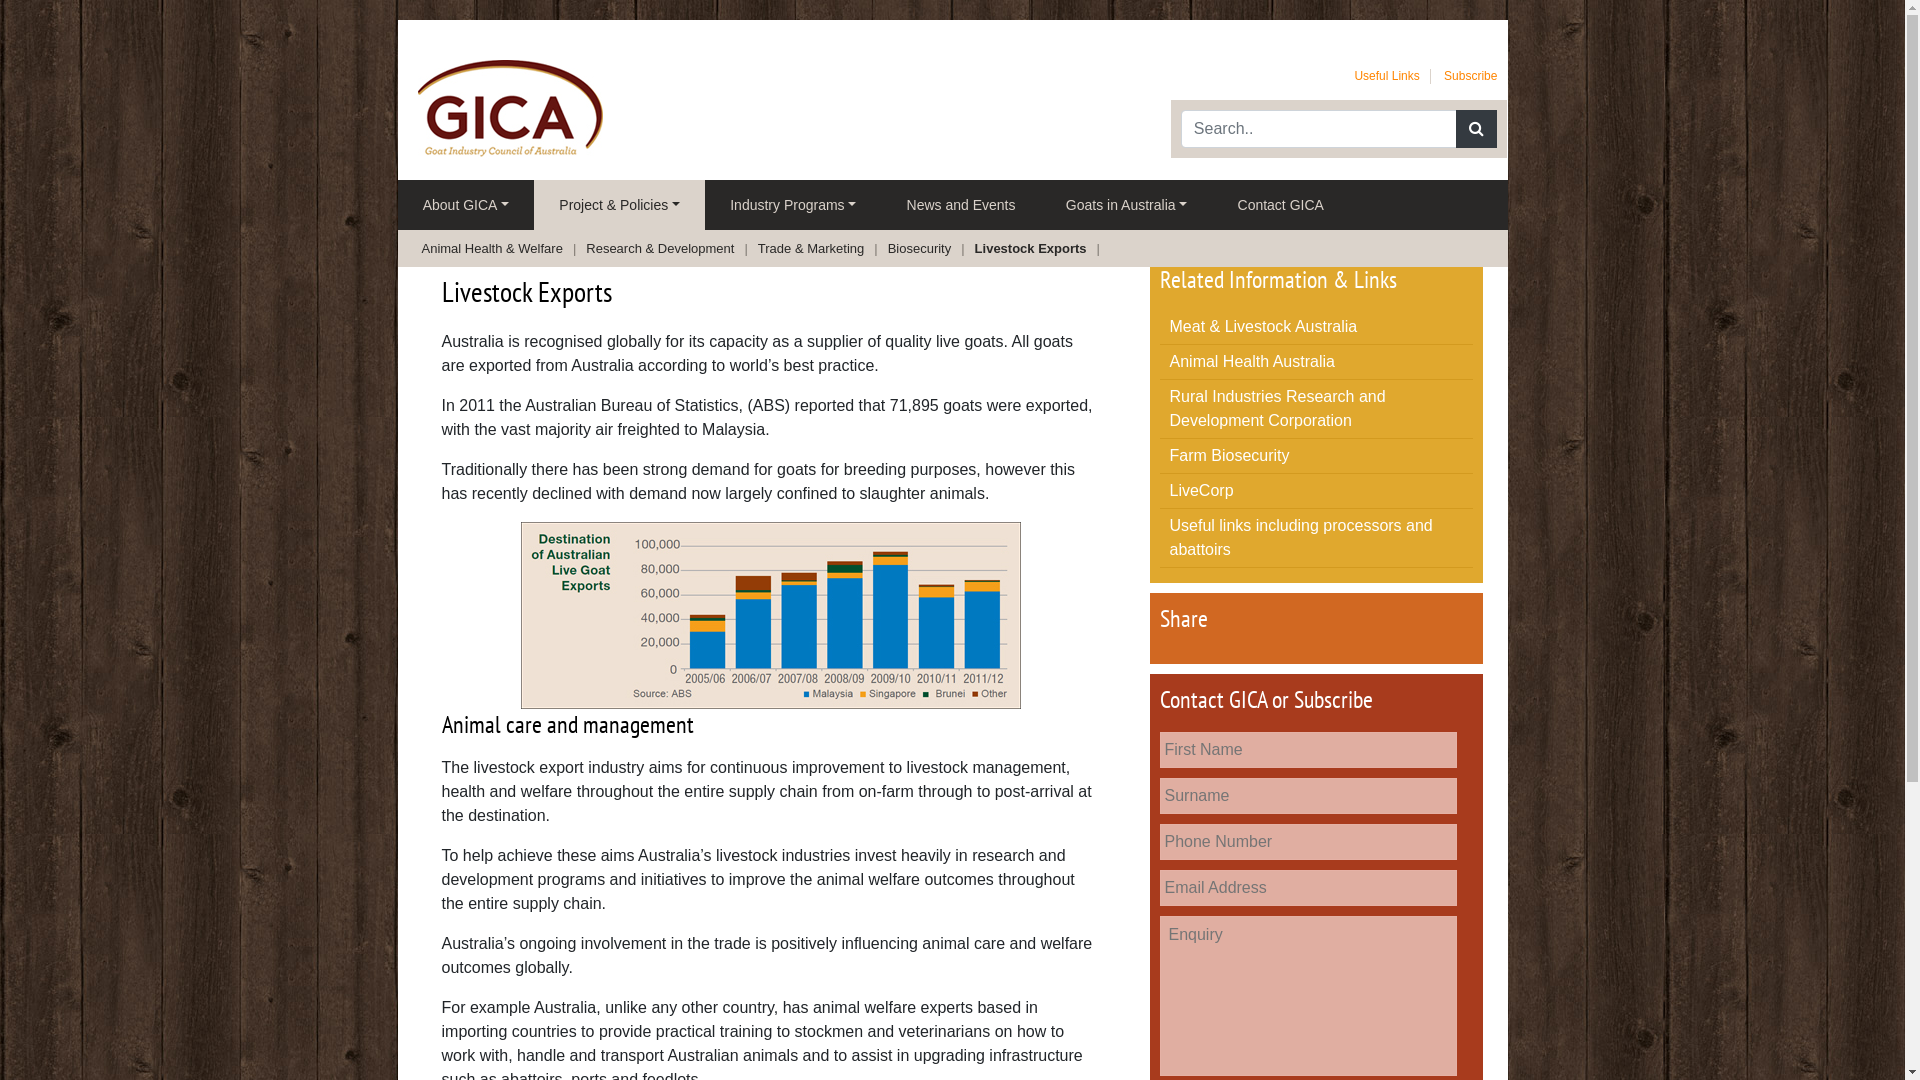 This screenshot has height=1080, width=1920. I want to click on 'Useful Links', so click(1353, 75).